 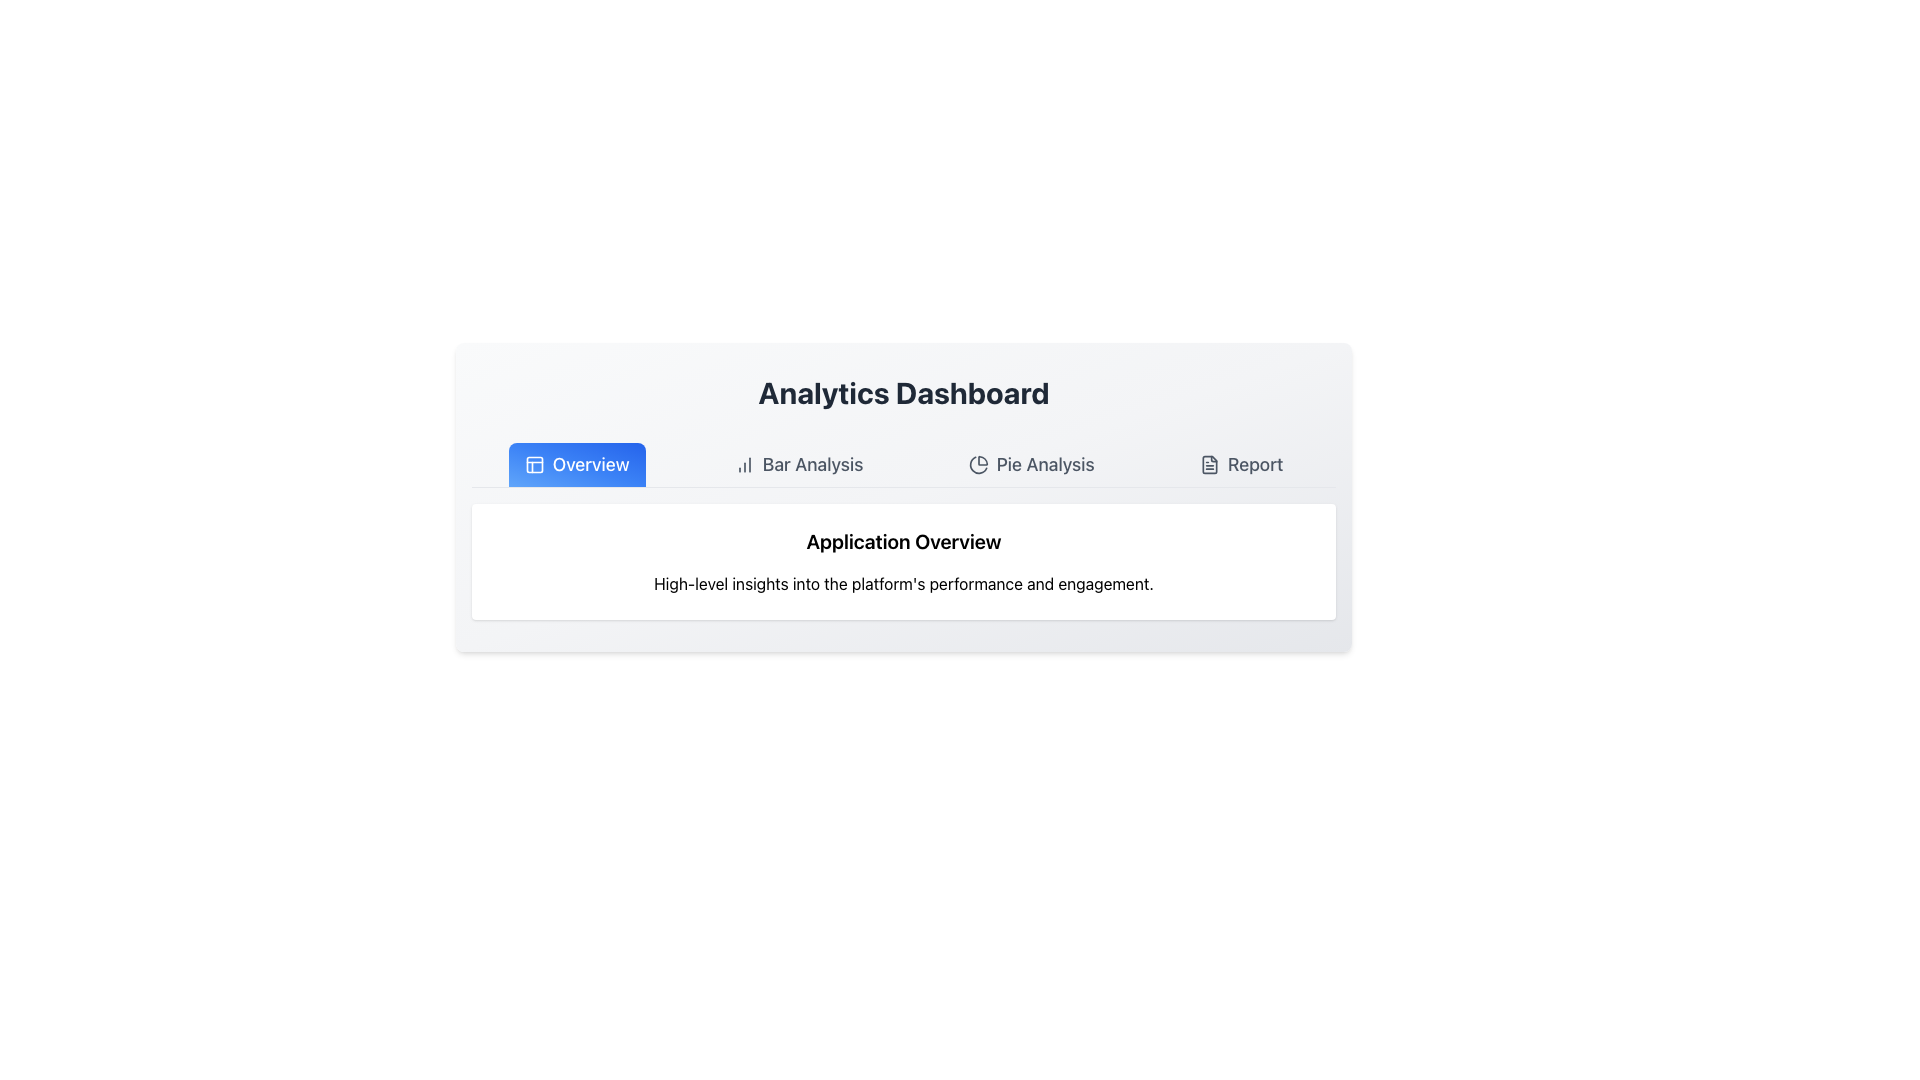 What do you see at coordinates (902, 465) in the screenshot?
I see `the 'Pie Analysis' tab in the Navigation bar located below the title 'Analytics Dashboard'` at bounding box center [902, 465].